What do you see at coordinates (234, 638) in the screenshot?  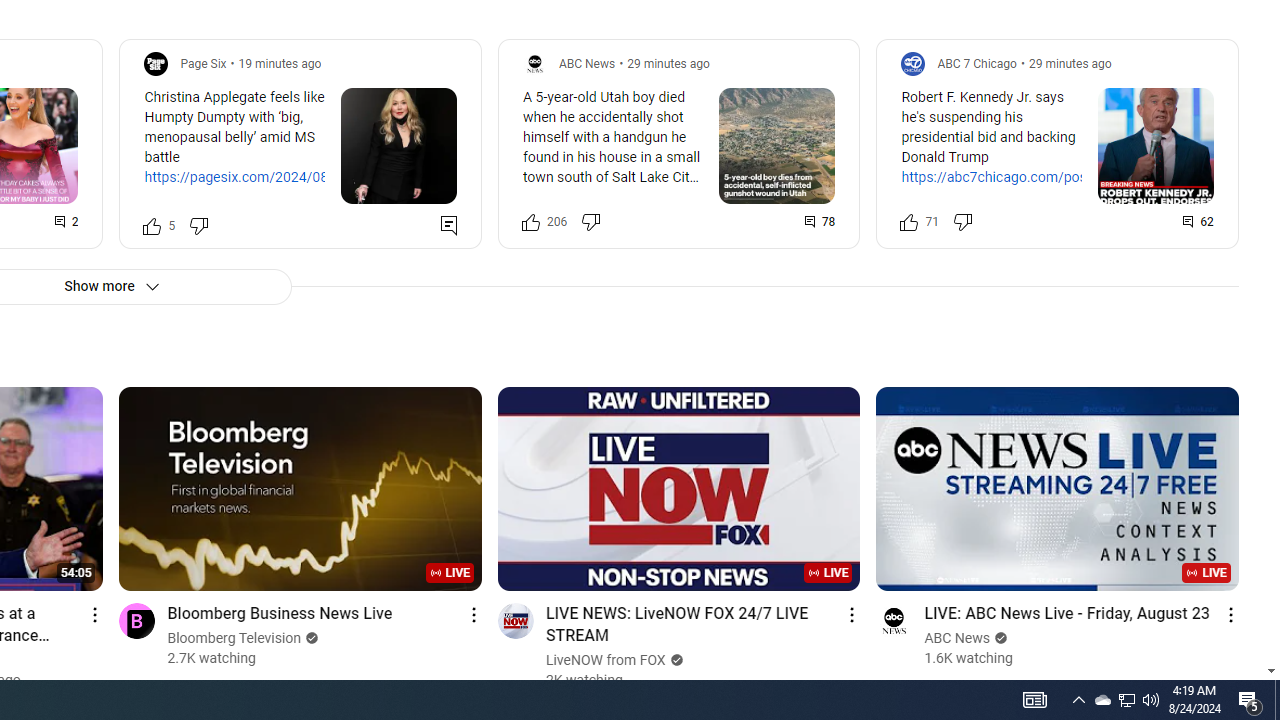 I see `'Bloomberg Television'` at bounding box center [234, 638].